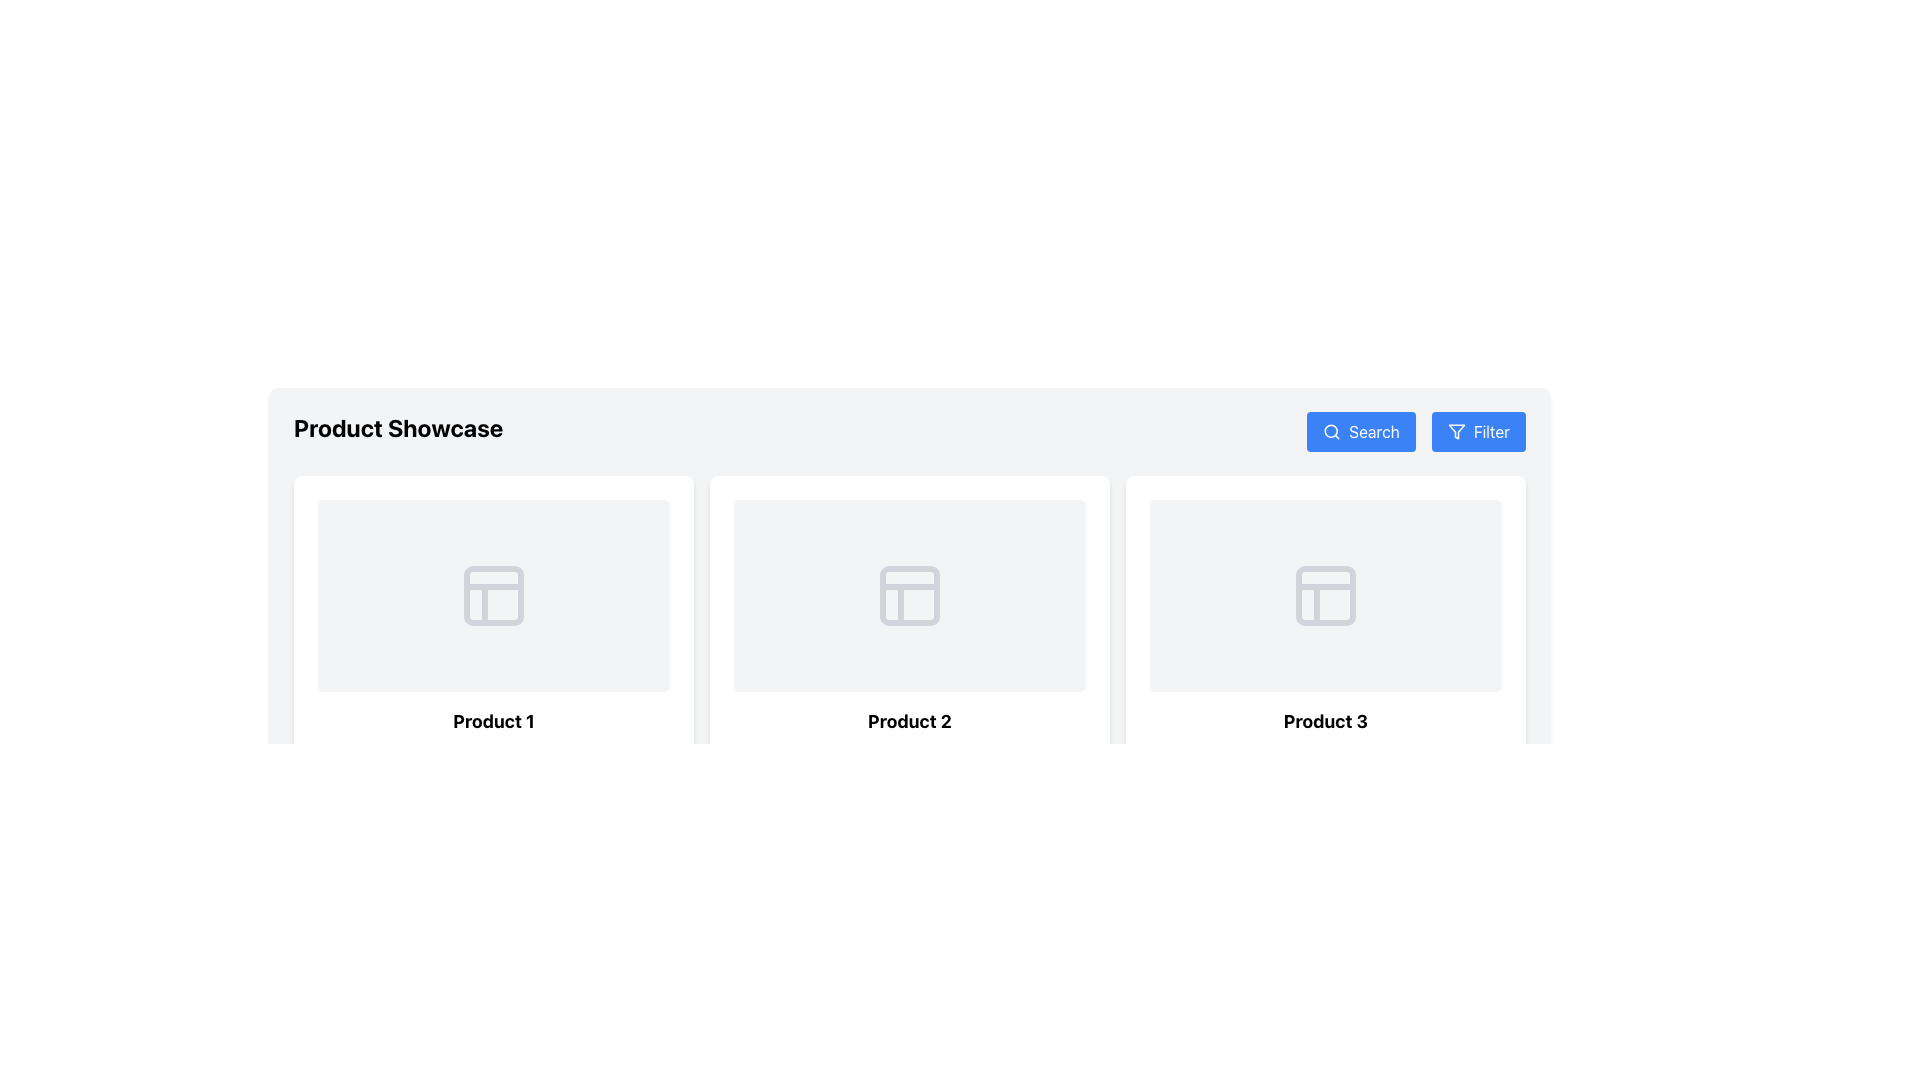  What do you see at coordinates (1325, 721) in the screenshot?
I see `text content of the Text Label that identifies 'Product 3' in the card, located at the bottom section, following the icon graphic` at bounding box center [1325, 721].